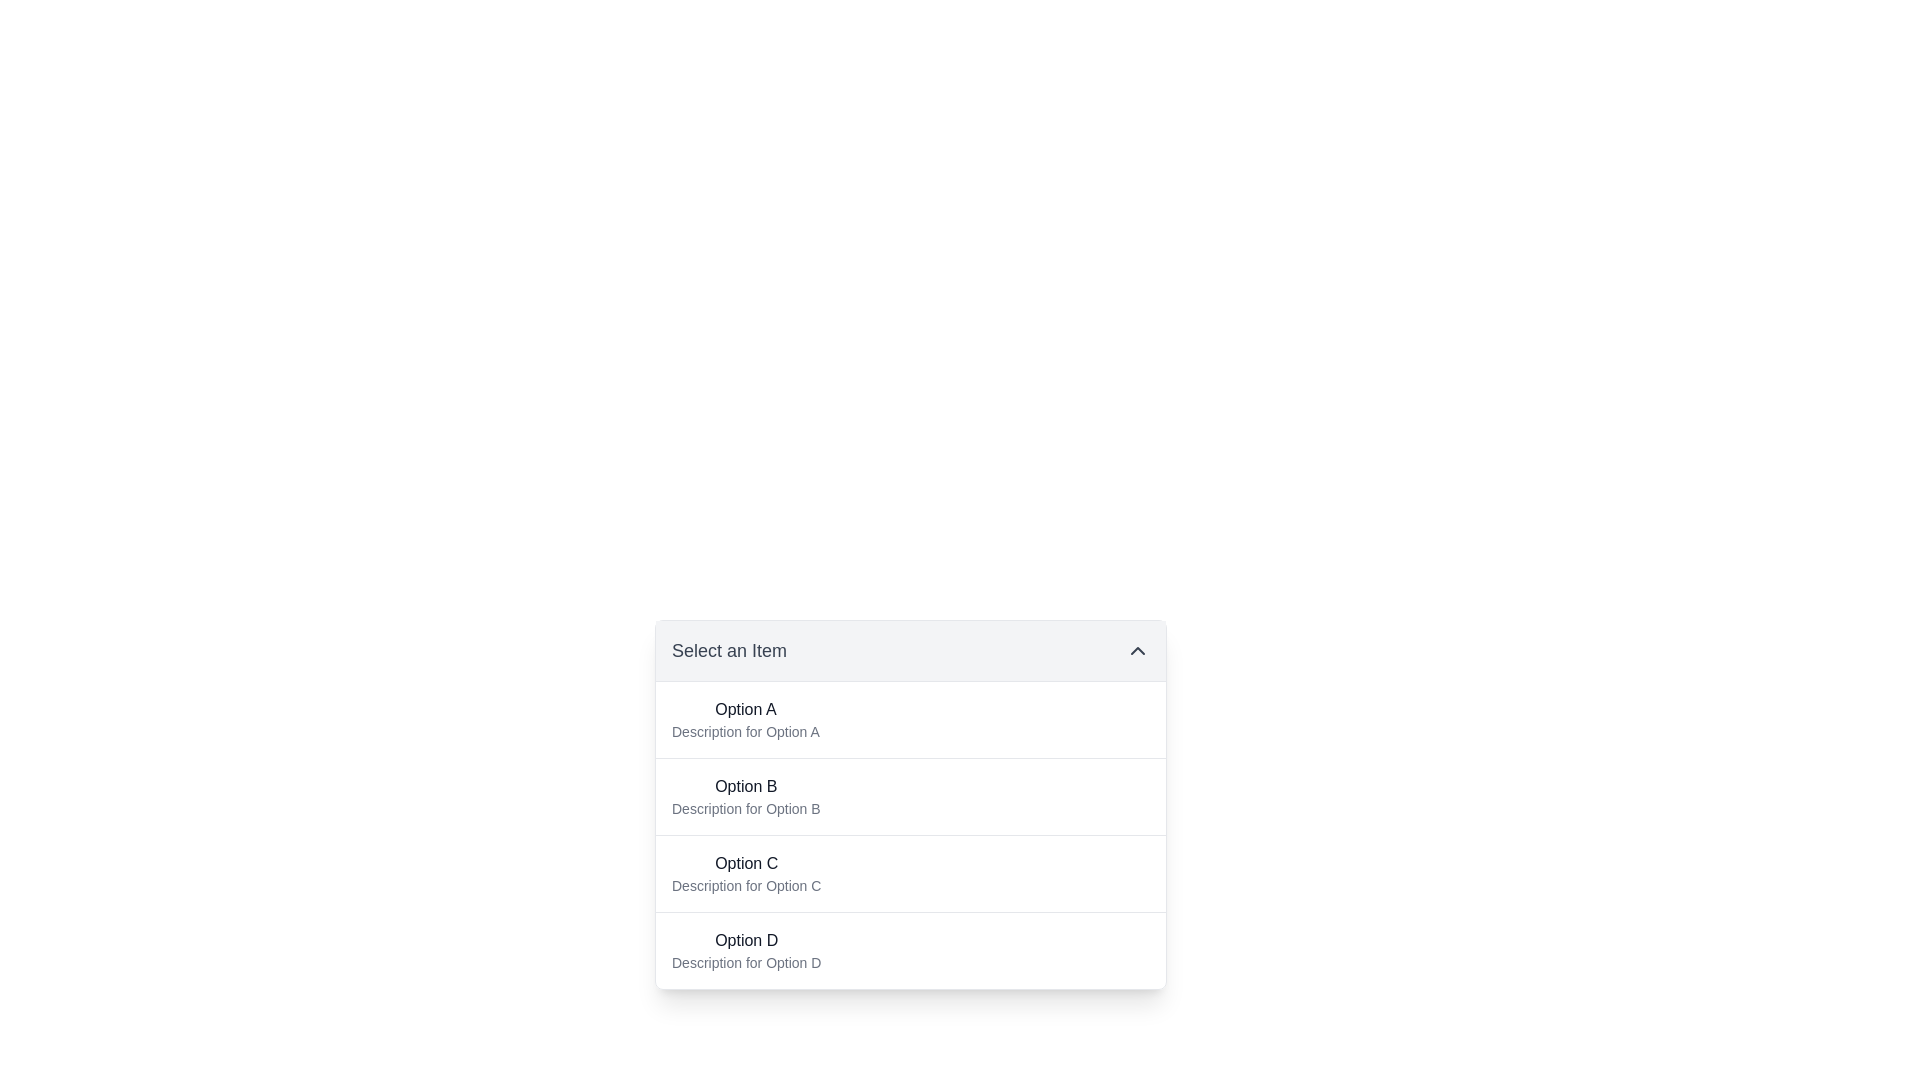 The width and height of the screenshot is (1920, 1080). I want to click on the 'Option B' label displayed in a medium-sized dark gray font above the description text in the dropdown-like UI component under the 'Select an Item' dropdown, so click(745, 785).